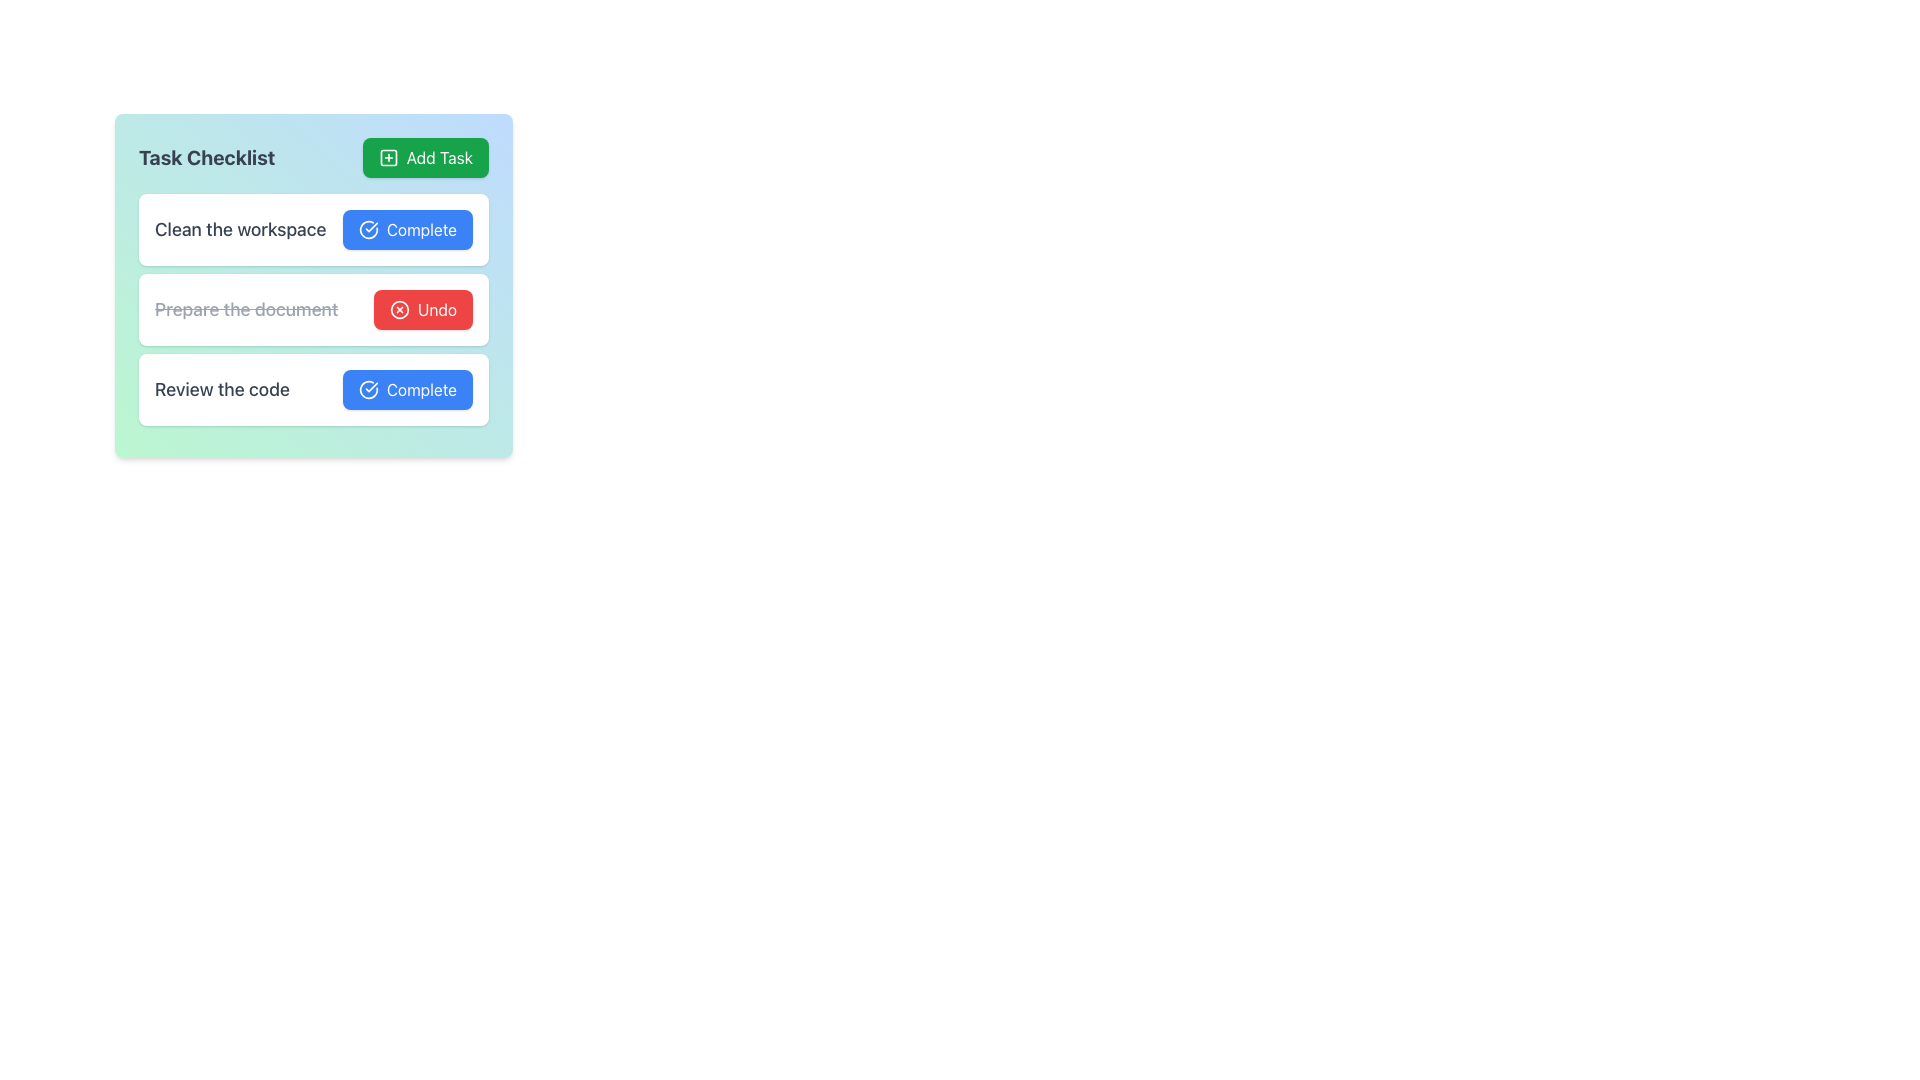  What do you see at coordinates (312, 309) in the screenshot?
I see `task text of the completed task entry labeled 'Prepare the document' located in the second position of the task checklist` at bounding box center [312, 309].